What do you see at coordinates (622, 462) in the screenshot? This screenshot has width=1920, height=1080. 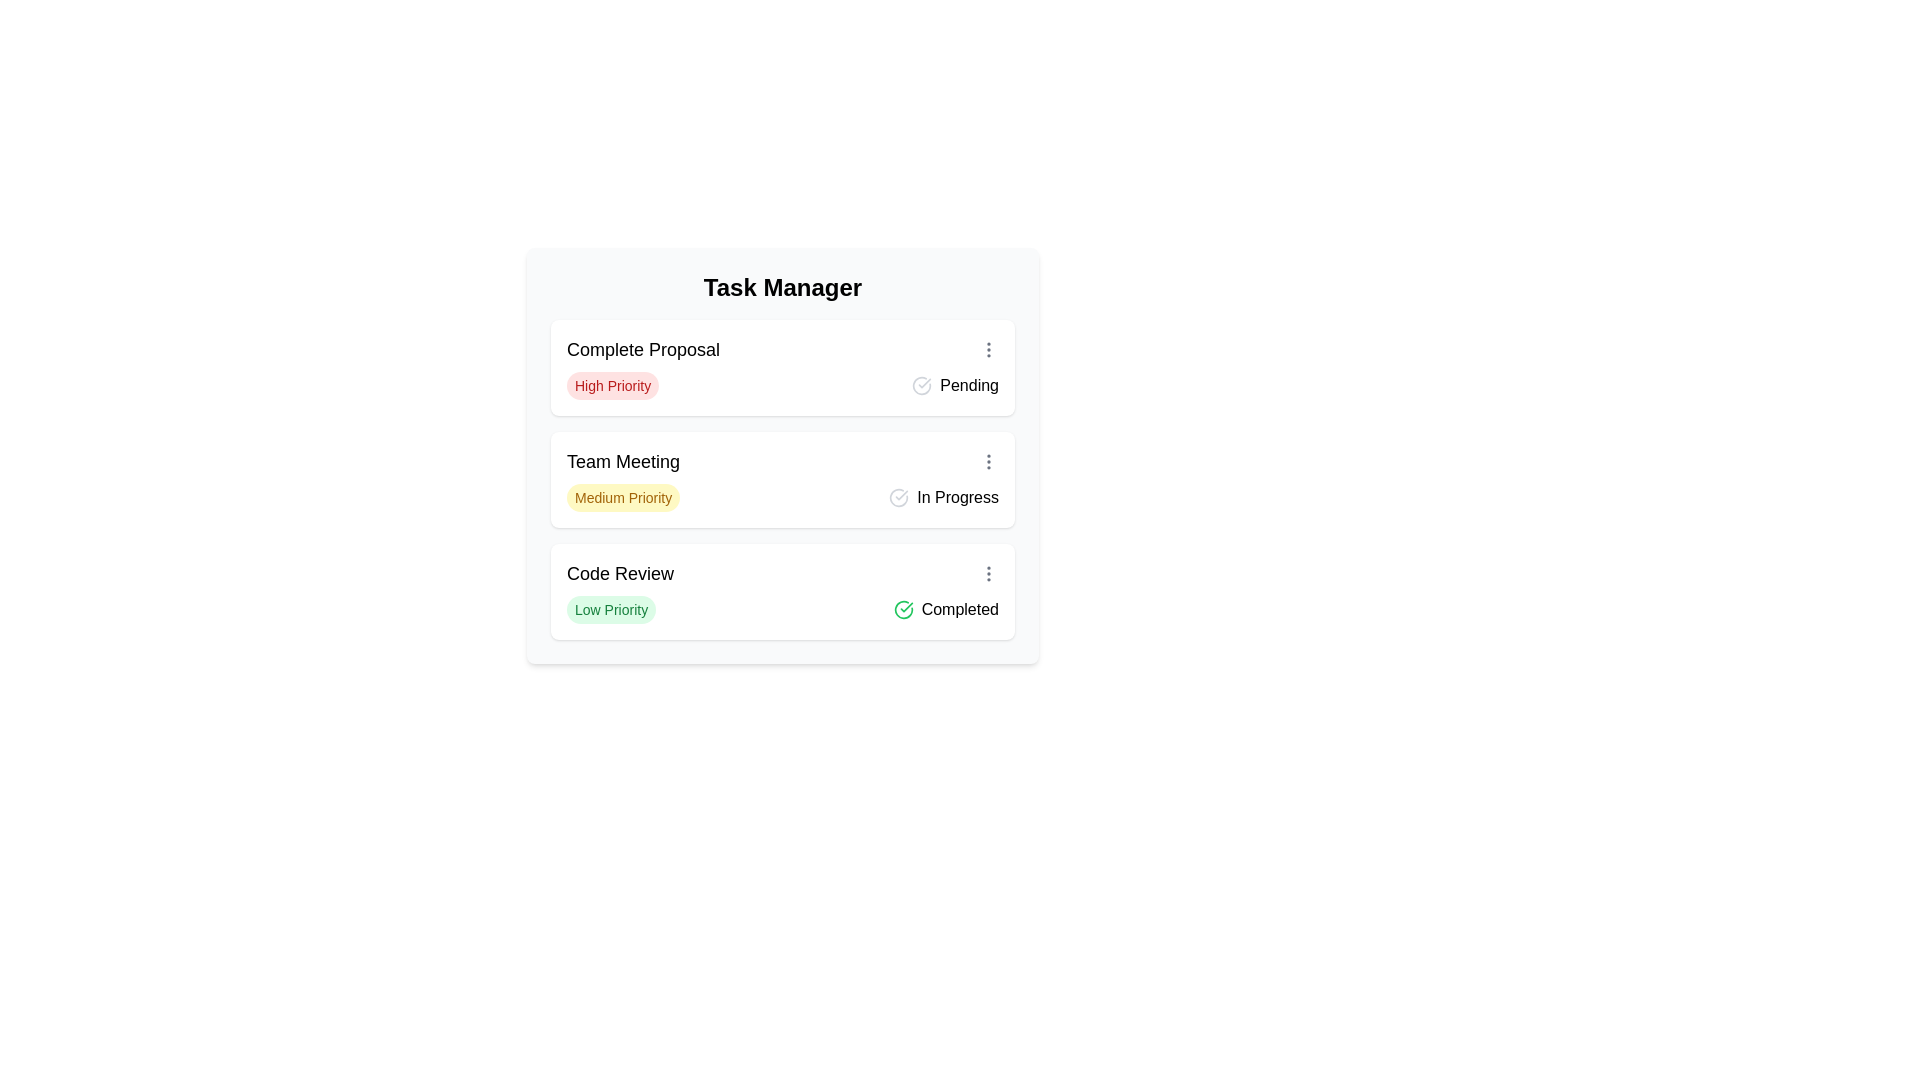 I see `the text label 'Team Meeting' located in the second task card of the Task Manager interface, which is styled in medium bold font and is positioned between 'Complete Proposal' and 'Code Review' cards` at bounding box center [622, 462].